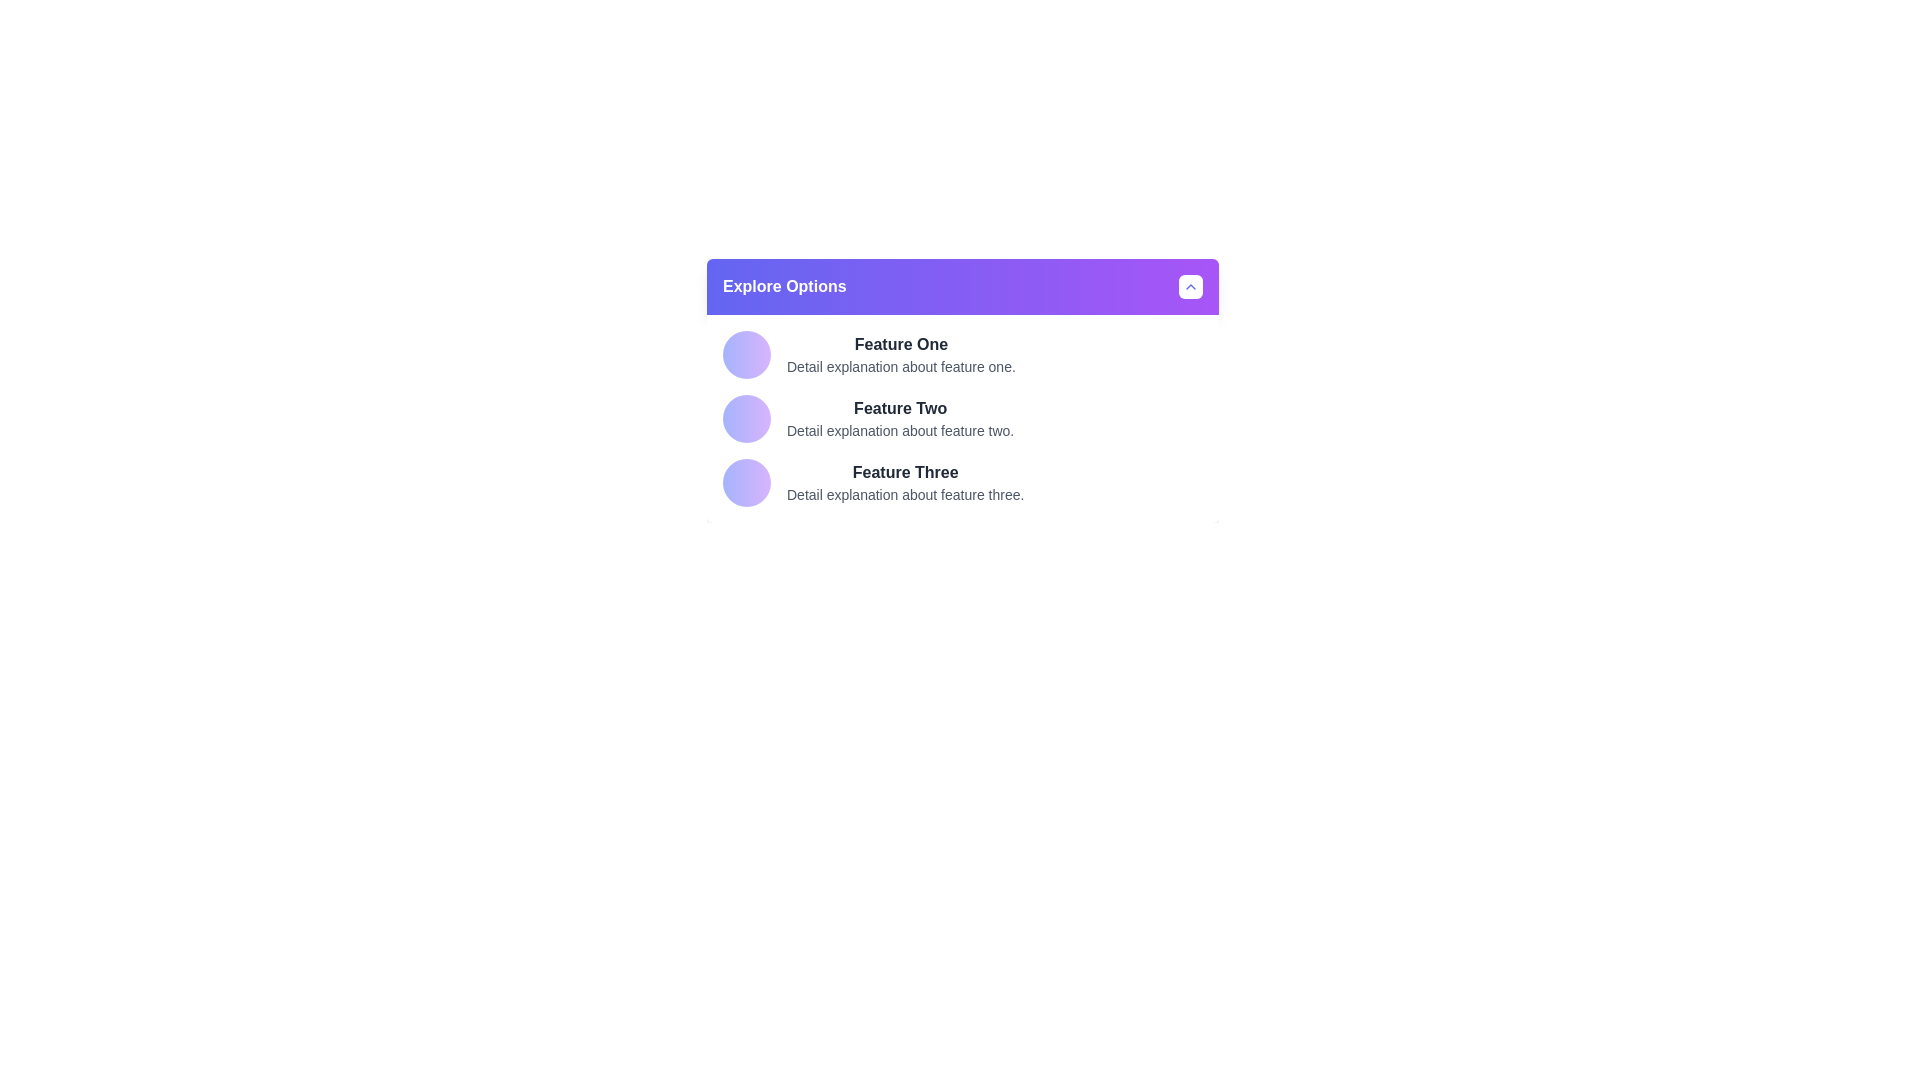 This screenshot has width=1920, height=1080. What do you see at coordinates (1190, 286) in the screenshot?
I see `the upward-pointing chevron icon located in the upper-right corner of the interface` at bounding box center [1190, 286].